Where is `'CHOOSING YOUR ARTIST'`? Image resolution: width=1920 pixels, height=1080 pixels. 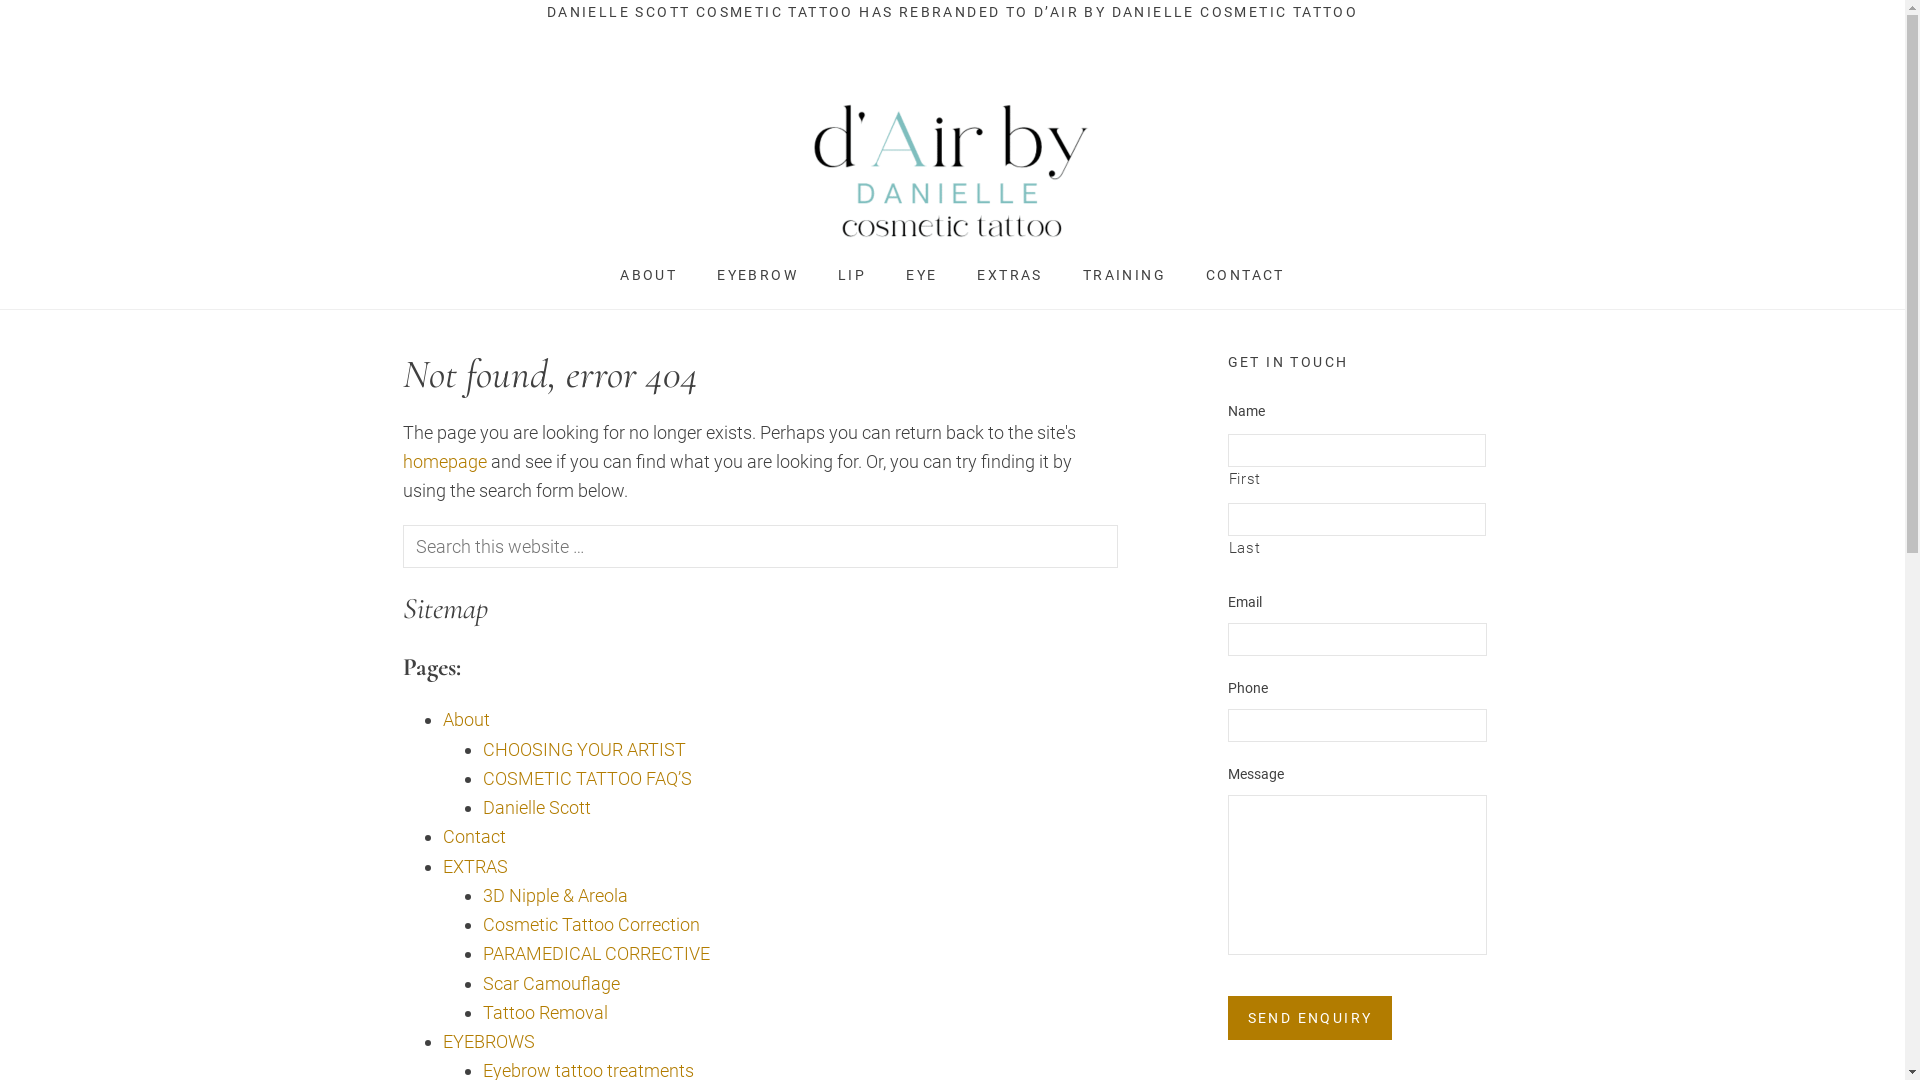
'CHOOSING YOUR ARTIST' is located at coordinates (582, 749).